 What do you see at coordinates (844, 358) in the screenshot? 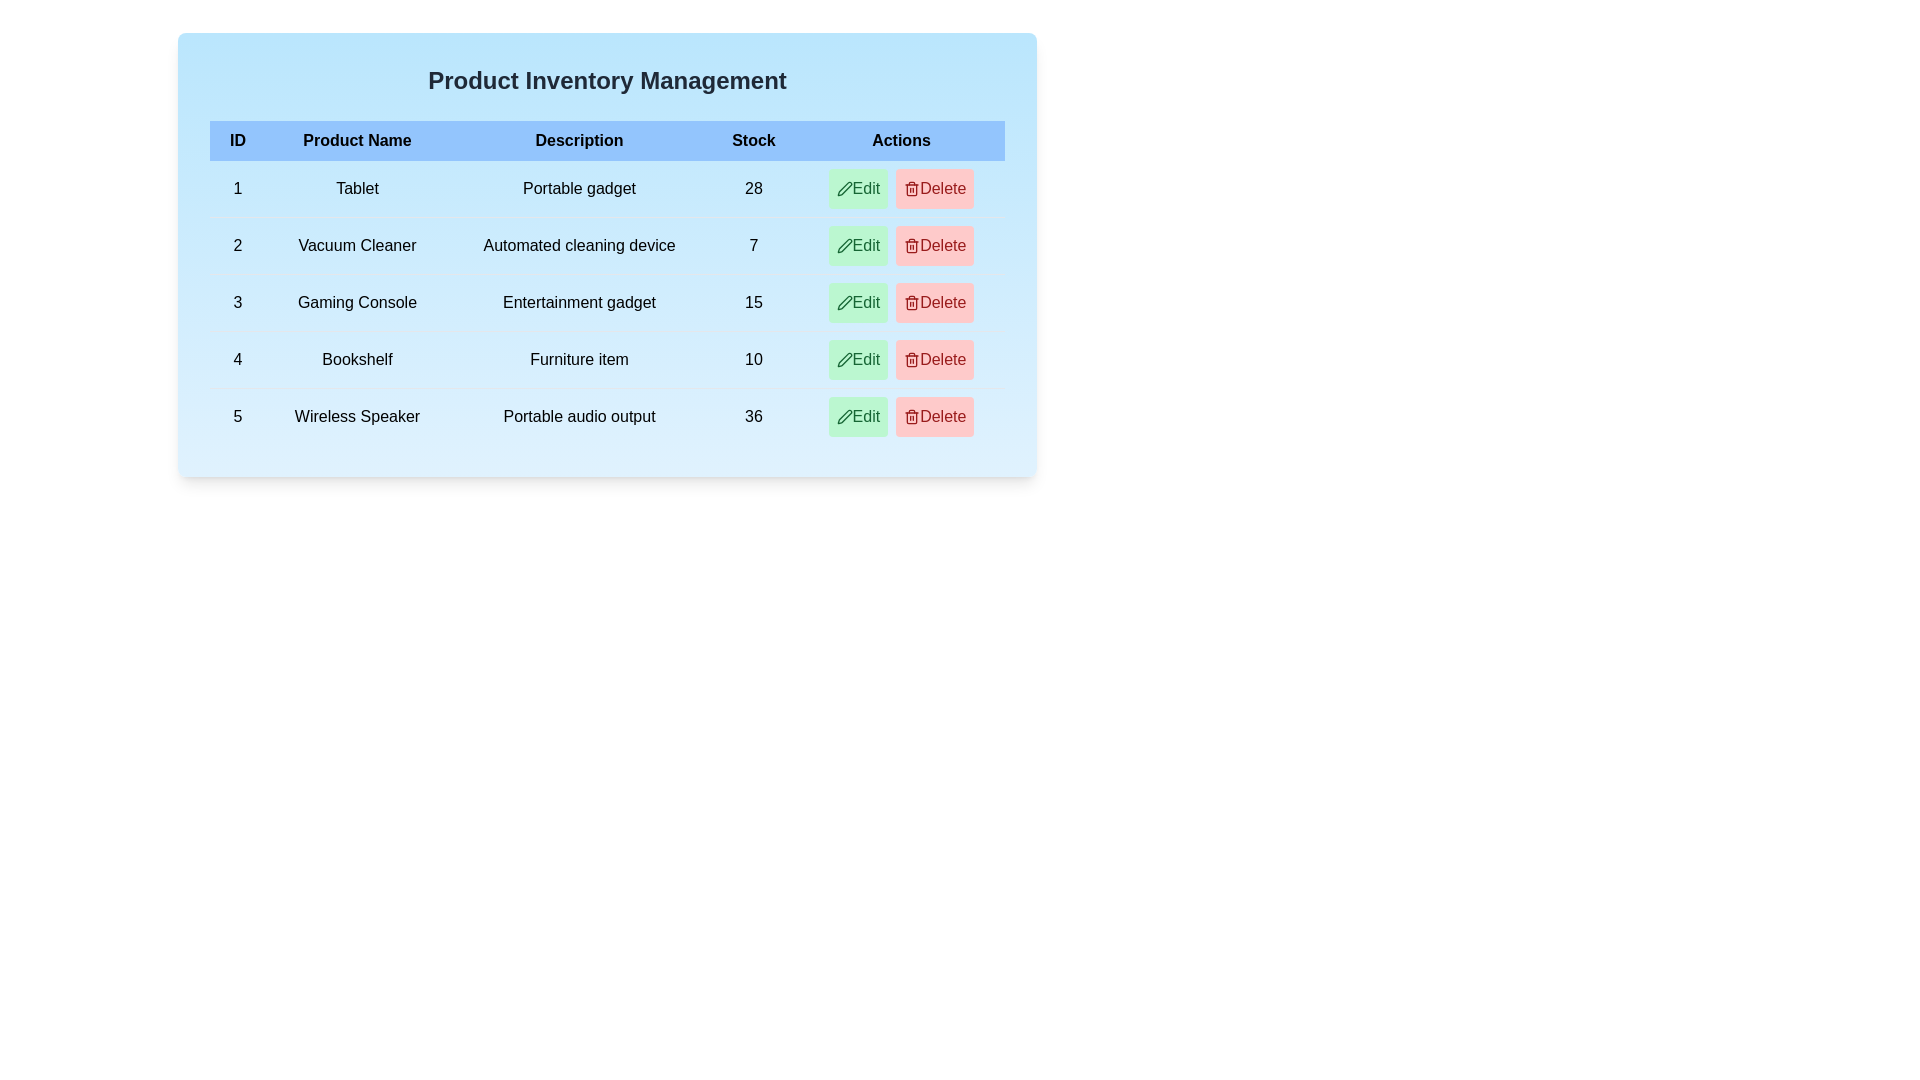
I see `the pen icon styled as an edit action, located in the fourth row of the table under the 'Actions' column` at bounding box center [844, 358].